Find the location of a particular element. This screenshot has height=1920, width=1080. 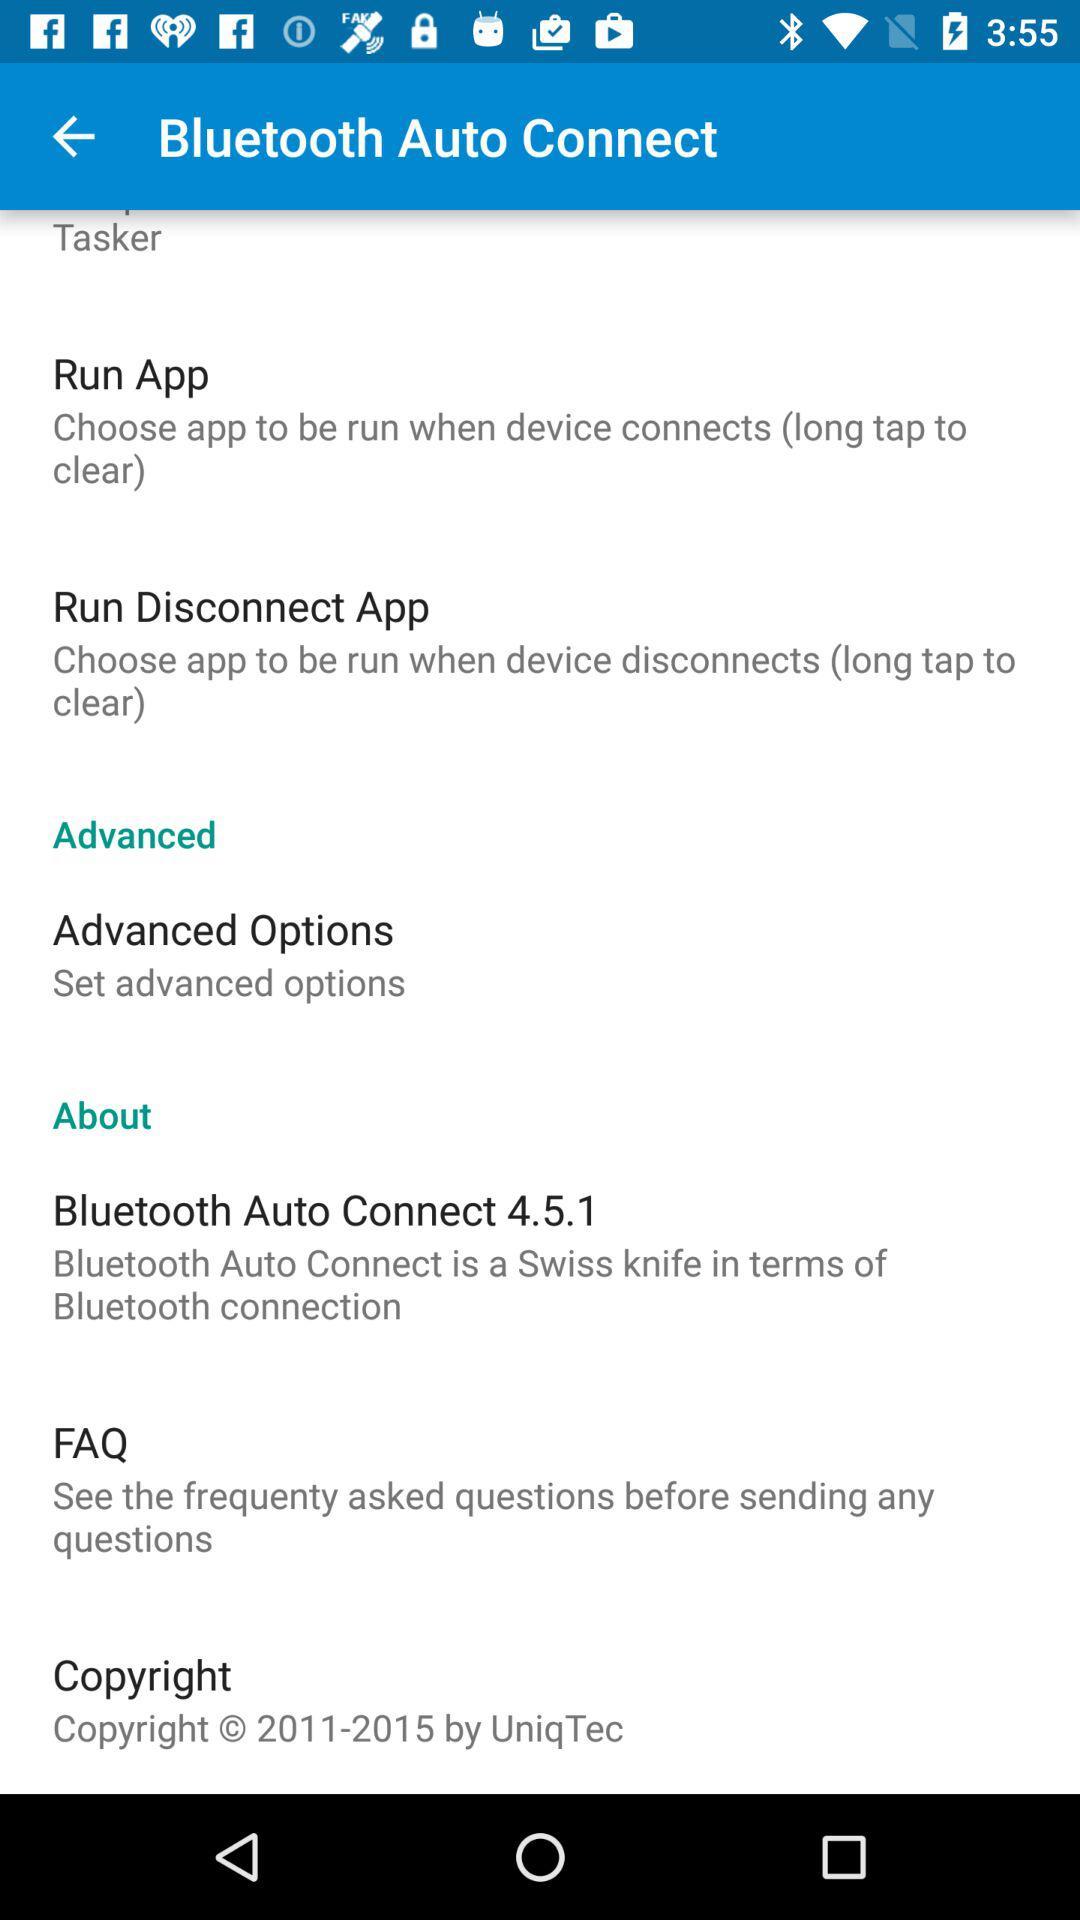

the item above the the preference misc icon is located at coordinates (72, 135).